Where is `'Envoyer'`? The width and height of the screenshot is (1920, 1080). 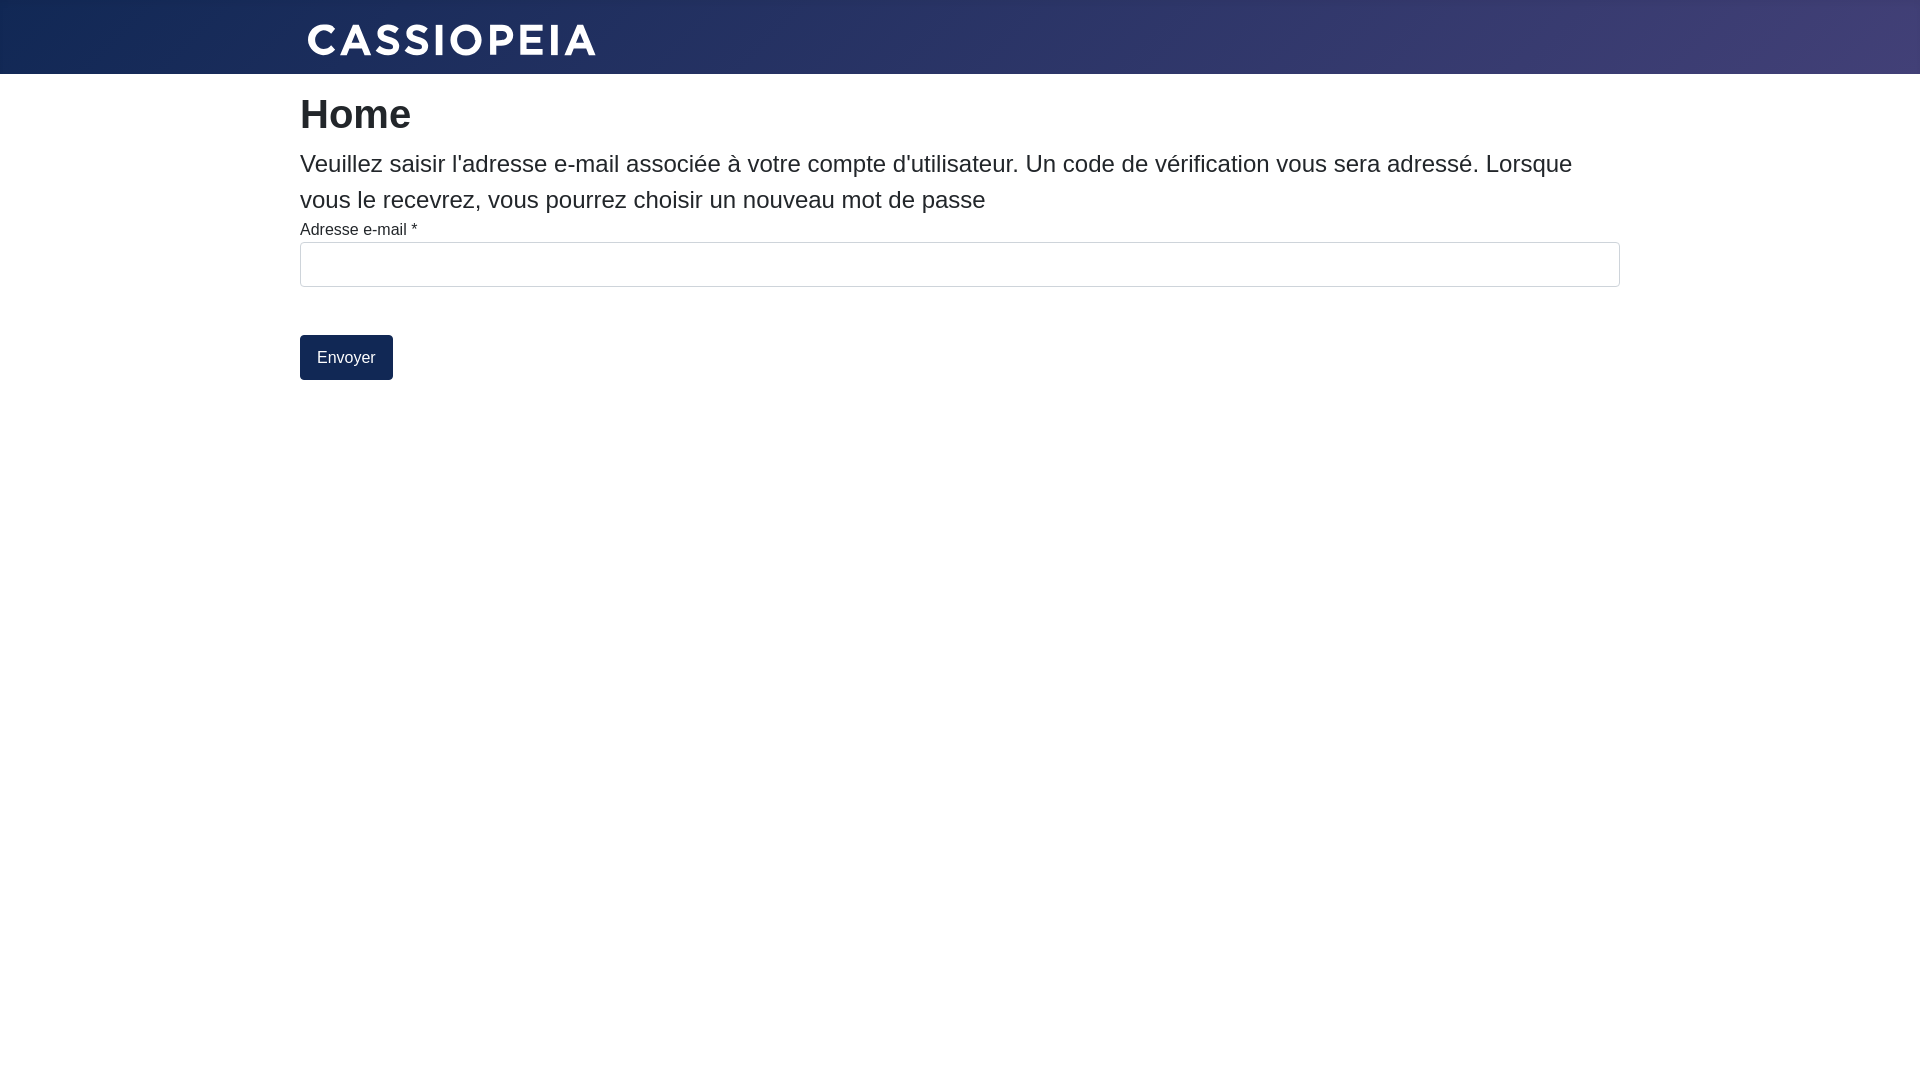 'Envoyer' is located at coordinates (346, 356).